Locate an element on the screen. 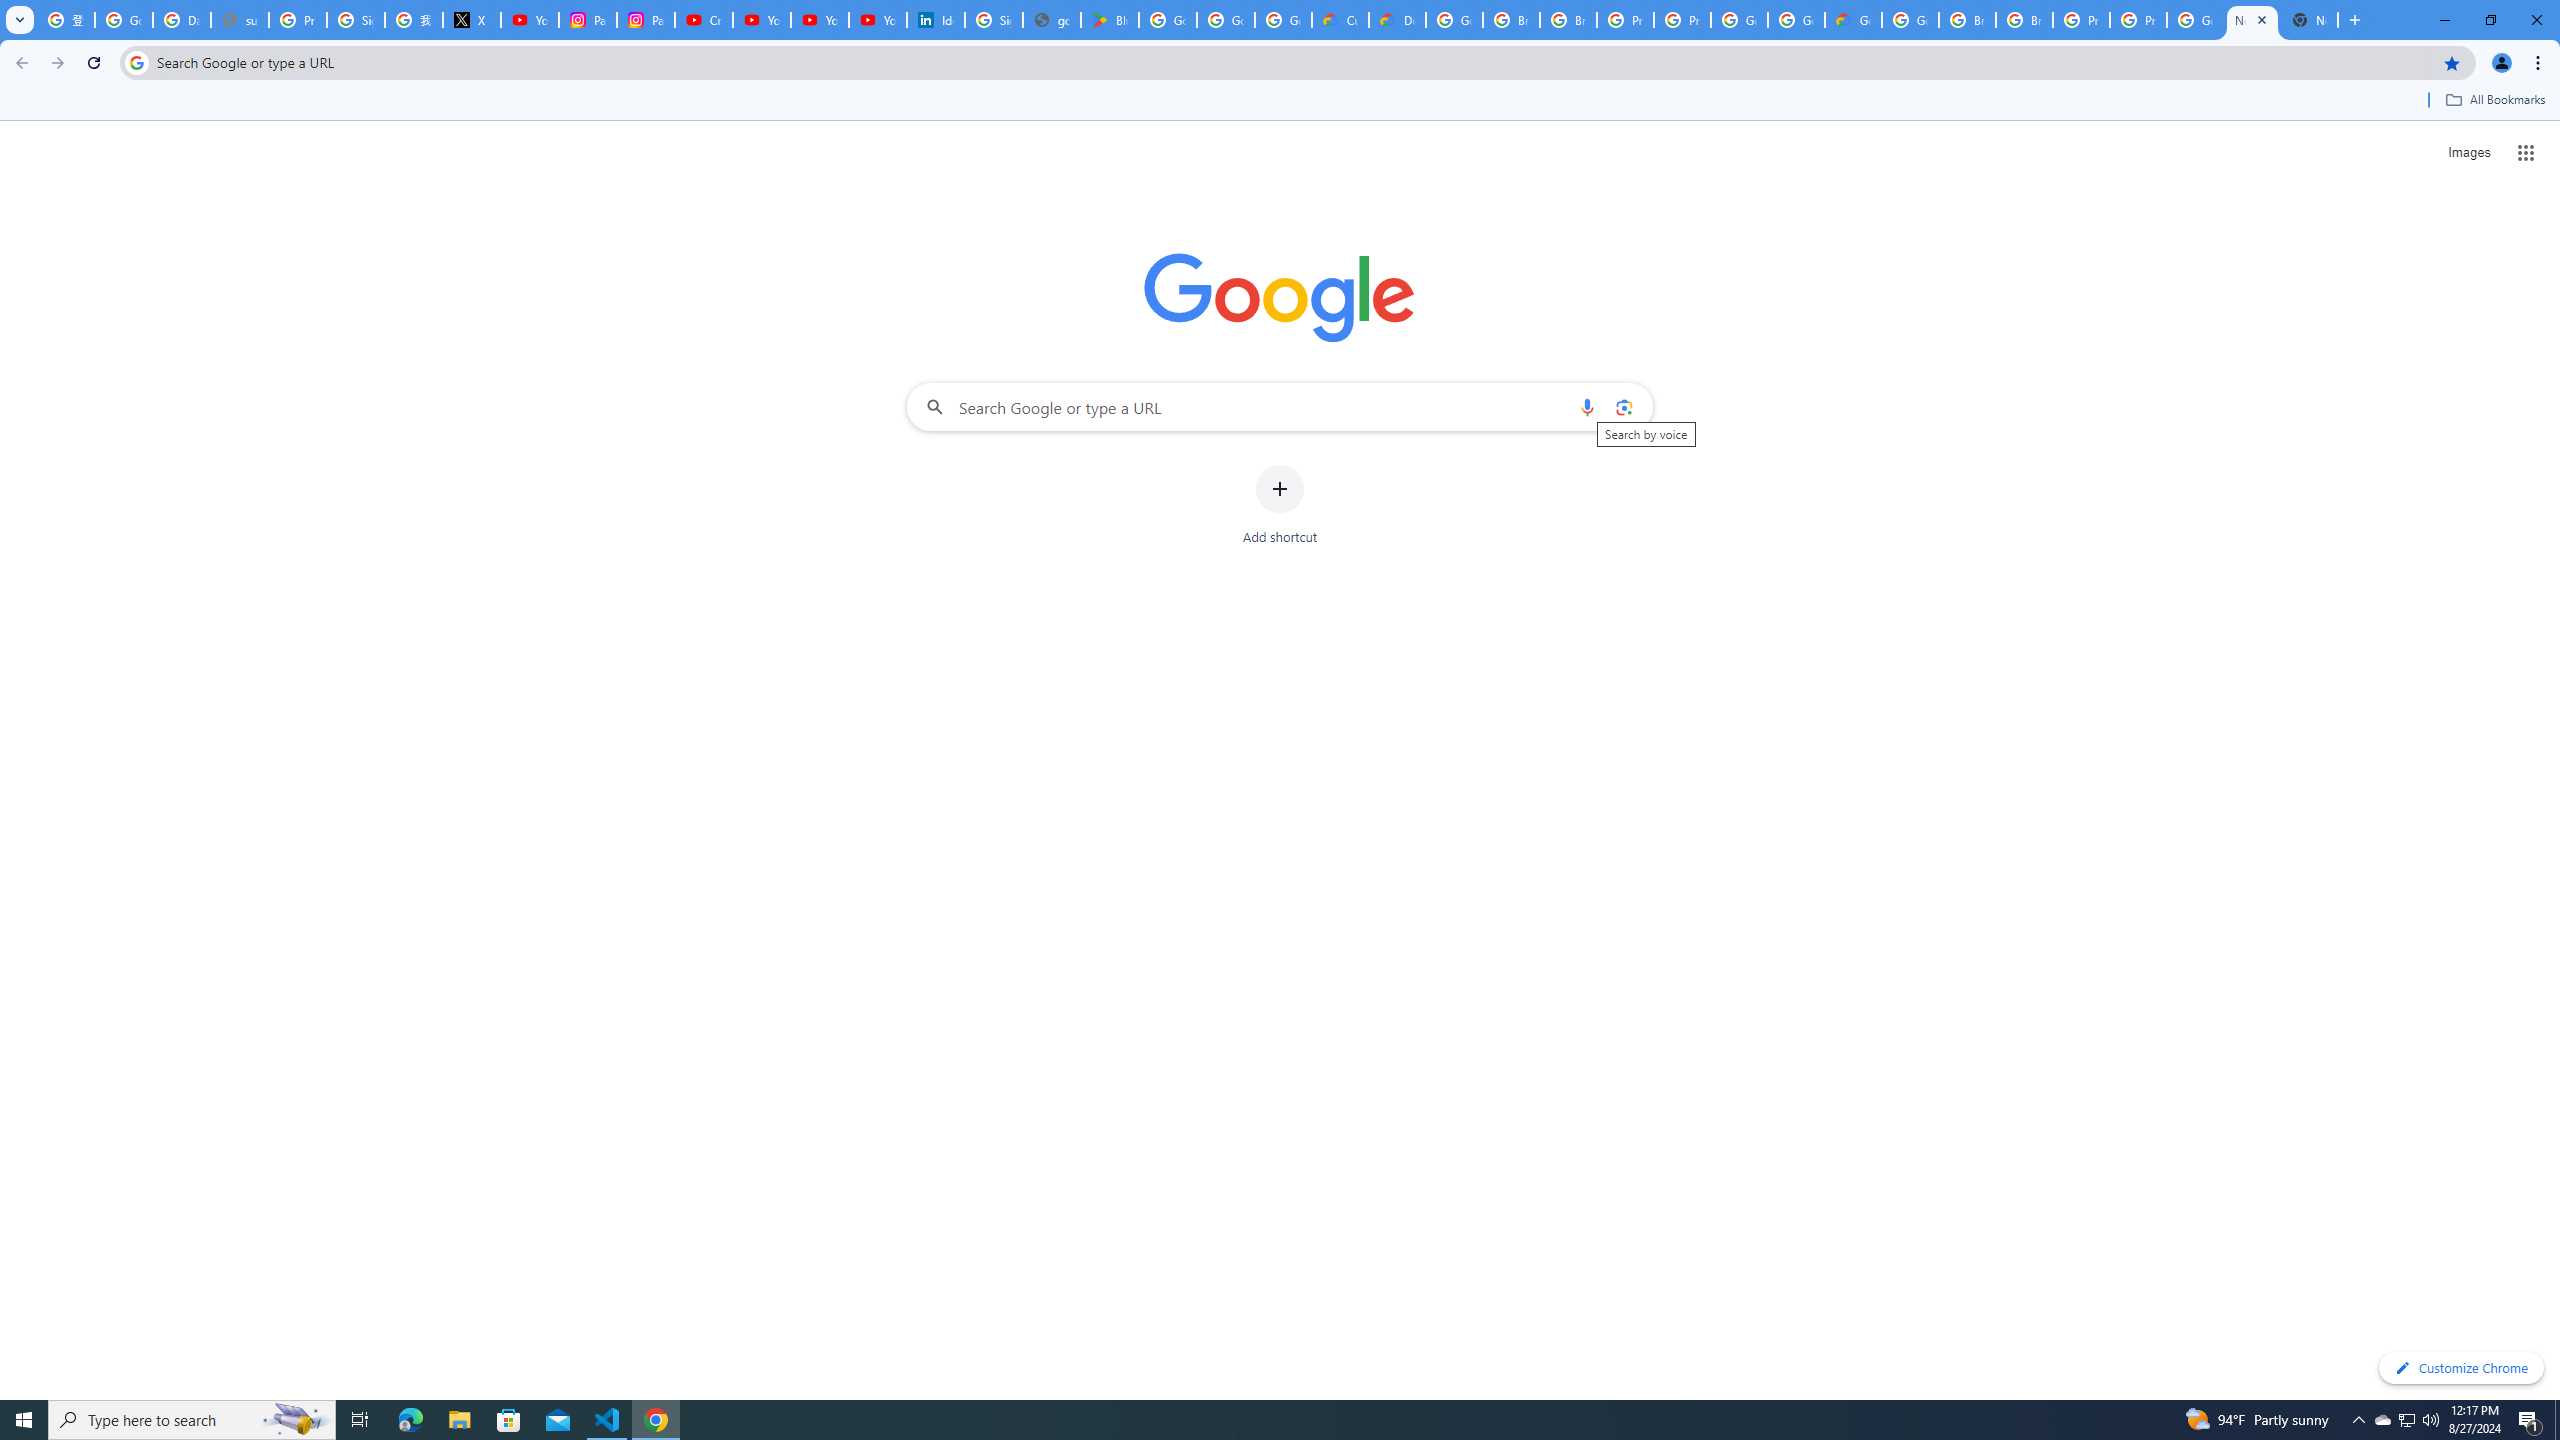 The image size is (2560, 1440). 'Search Google or type a URL' is located at coordinates (1280, 405).